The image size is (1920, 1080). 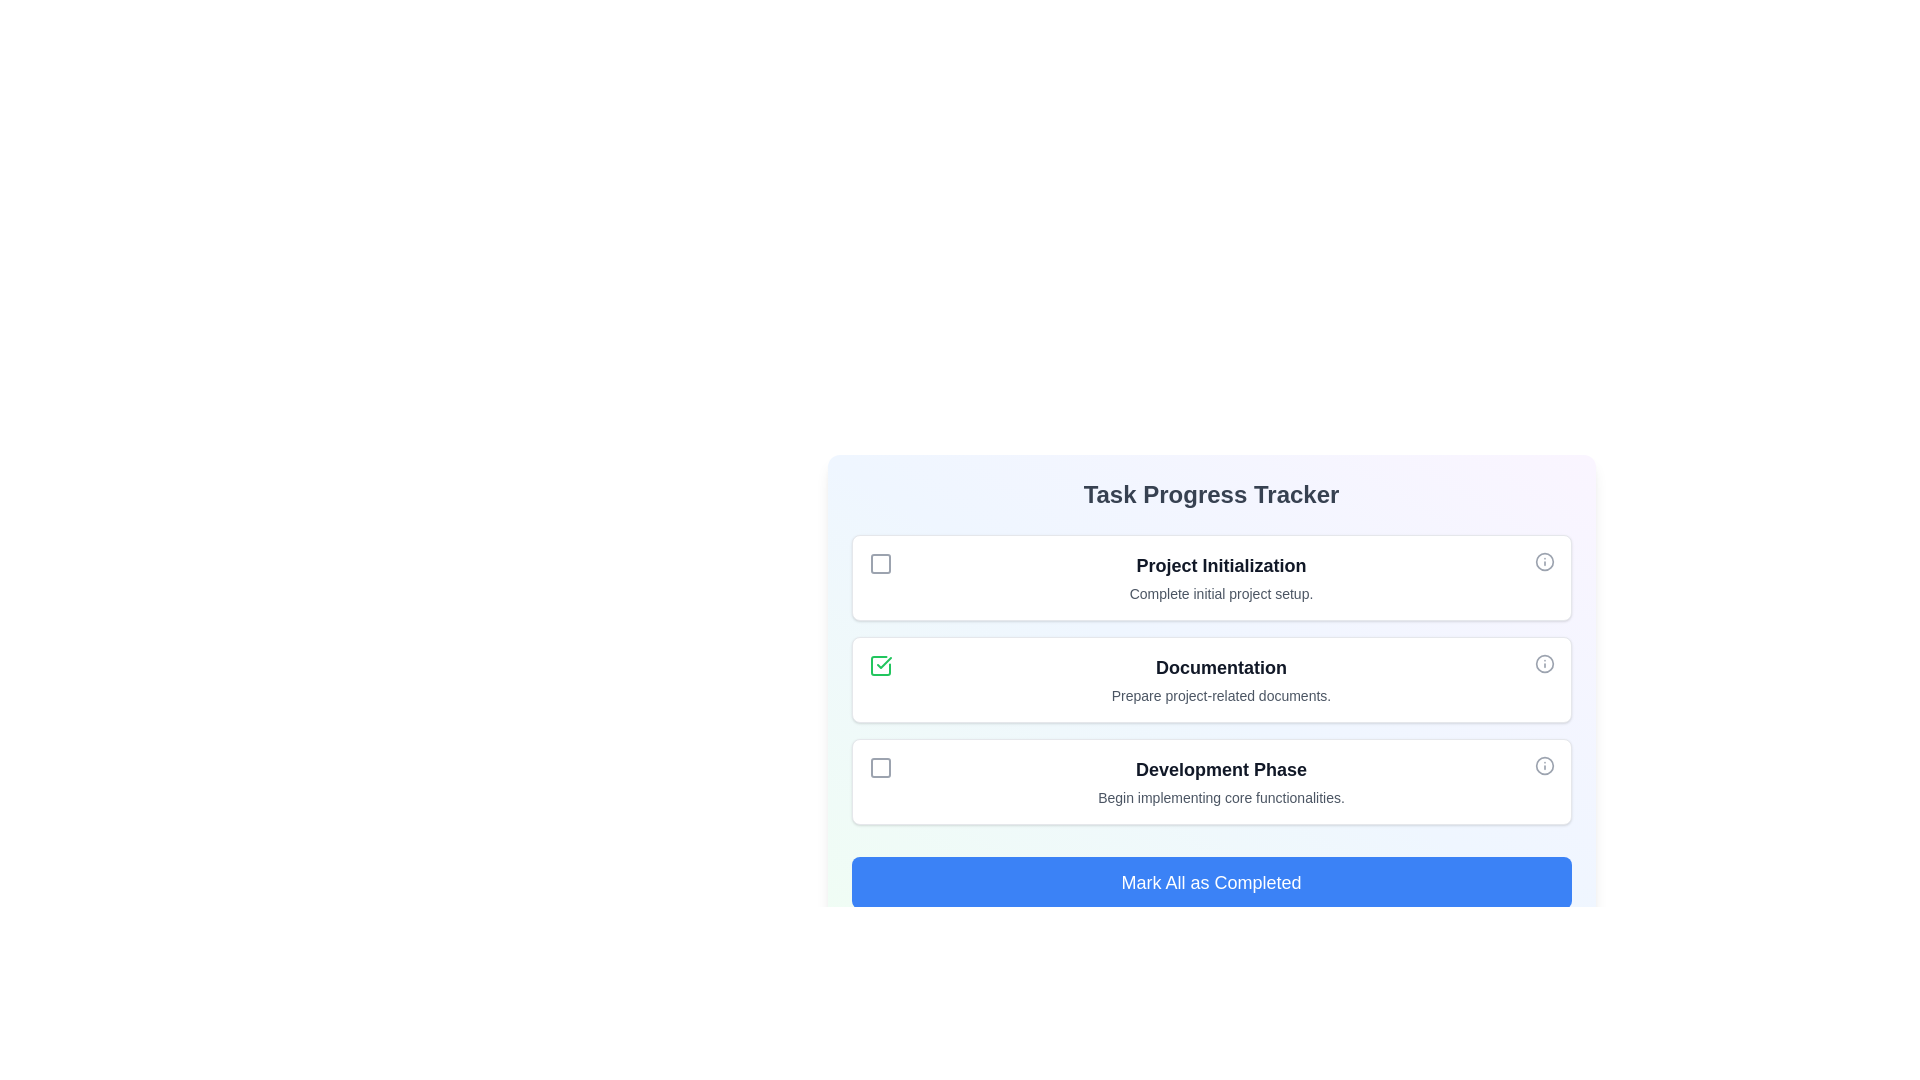 What do you see at coordinates (880, 766) in the screenshot?
I see `the checkbox located adjacent` at bounding box center [880, 766].